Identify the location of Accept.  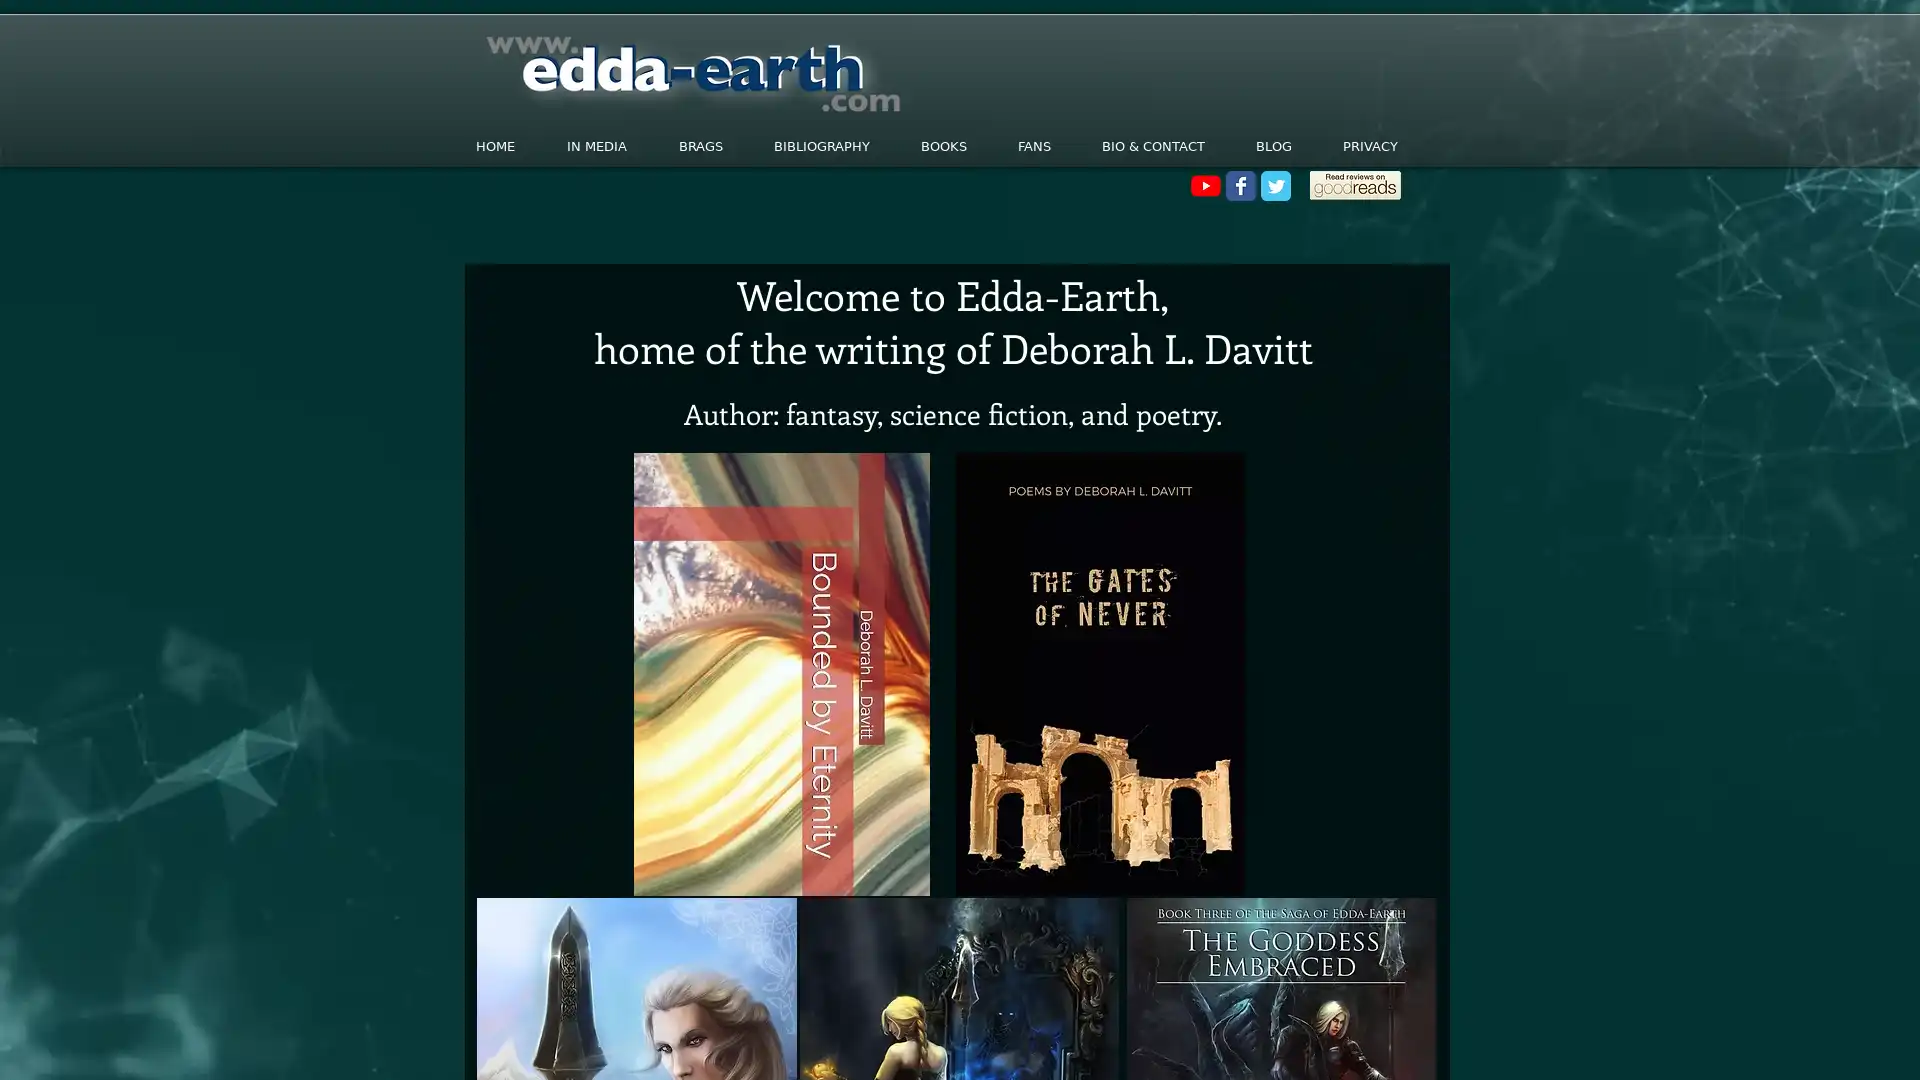
(1830, 1044).